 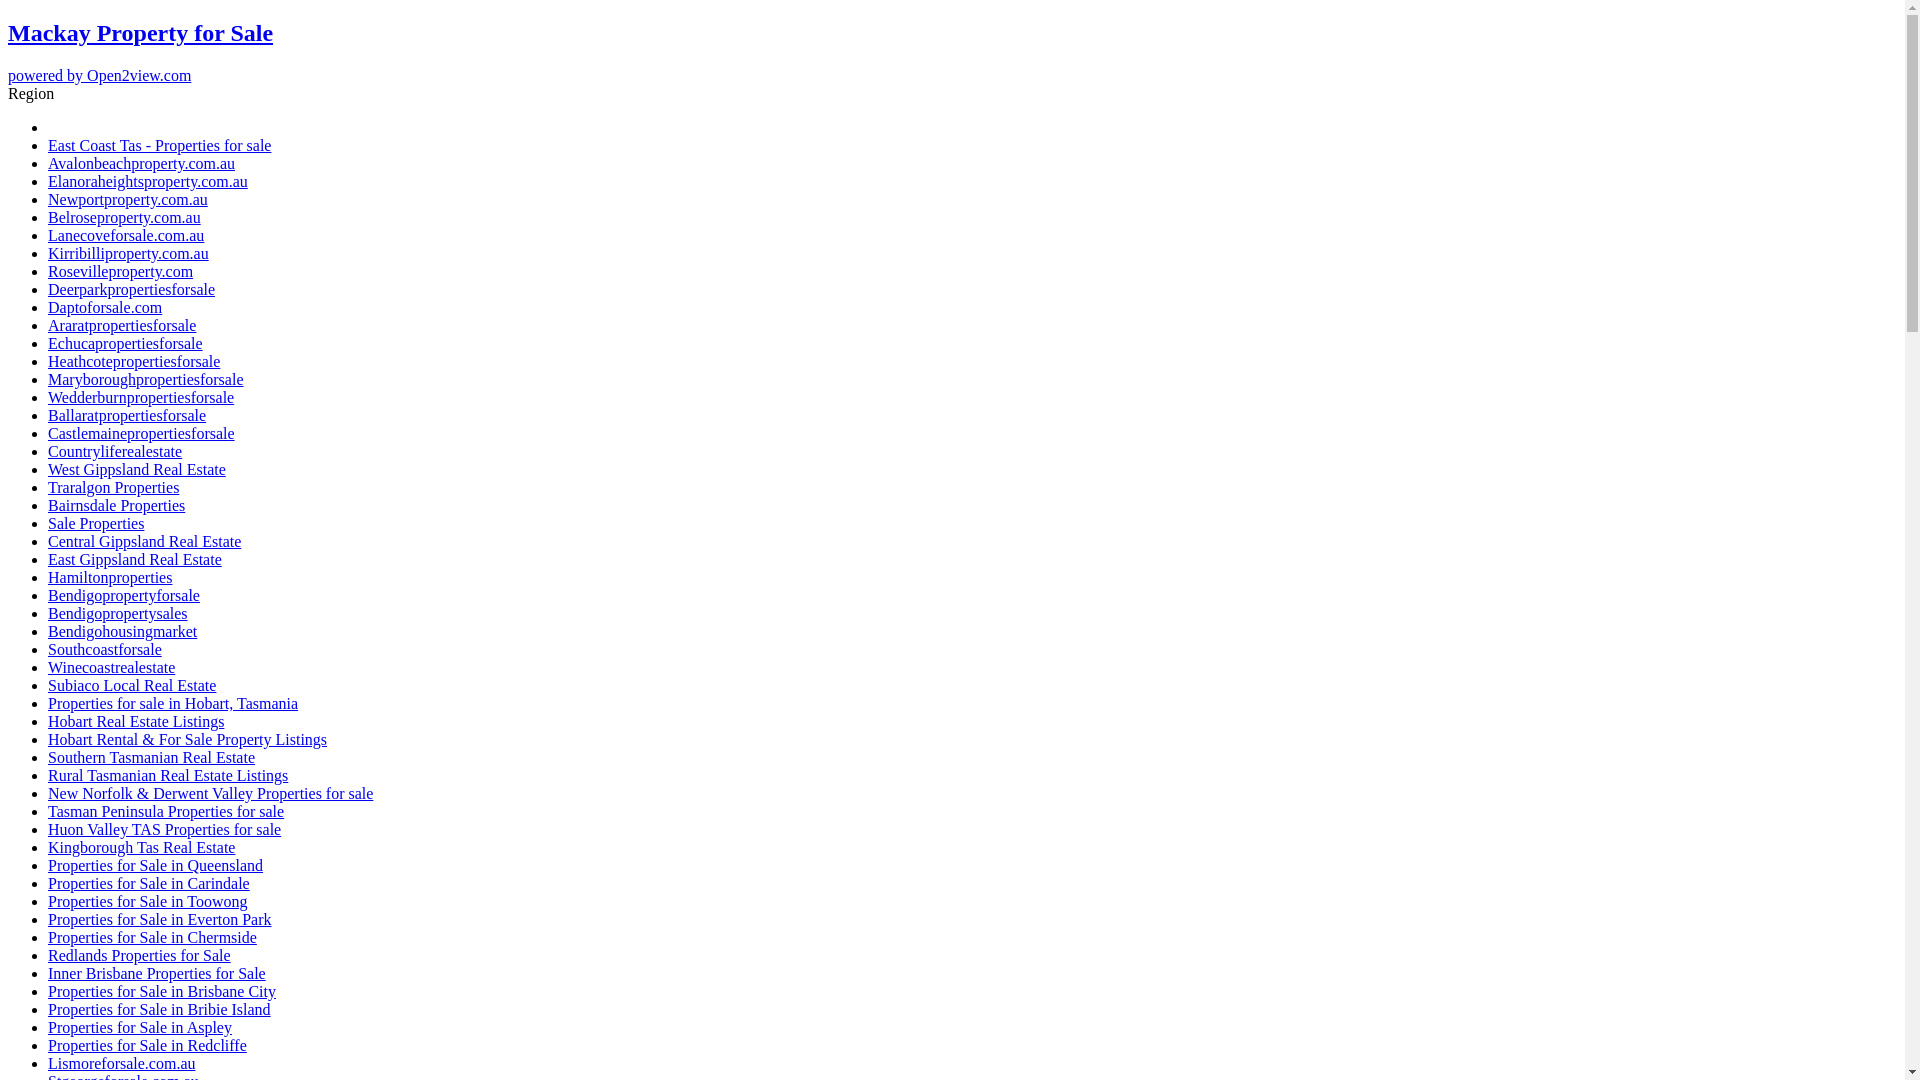 I want to click on 'Southern Tasmanian Real Estate', so click(x=150, y=757).